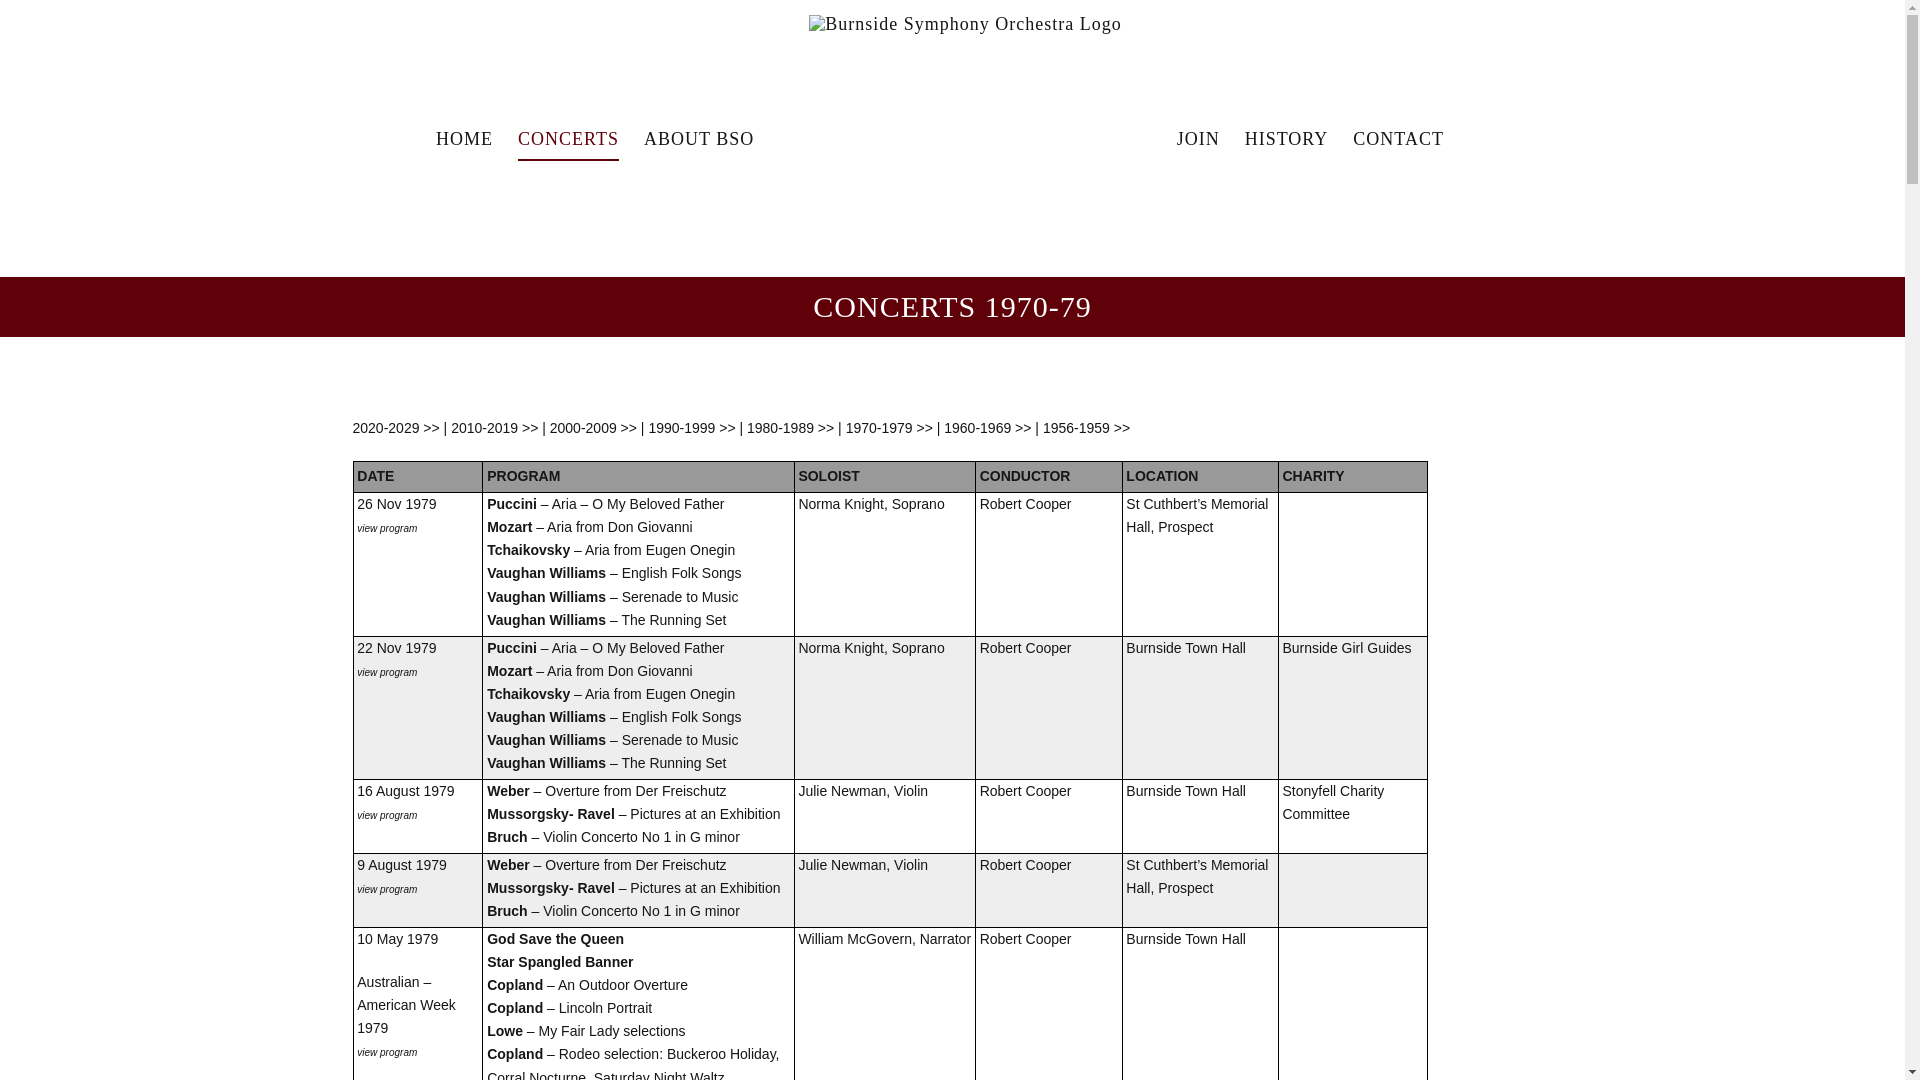 Image resolution: width=1920 pixels, height=1080 pixels. Describe the element at coordinates (518, 137) in the screenshot. I see `'CONCERTS'` at that location.